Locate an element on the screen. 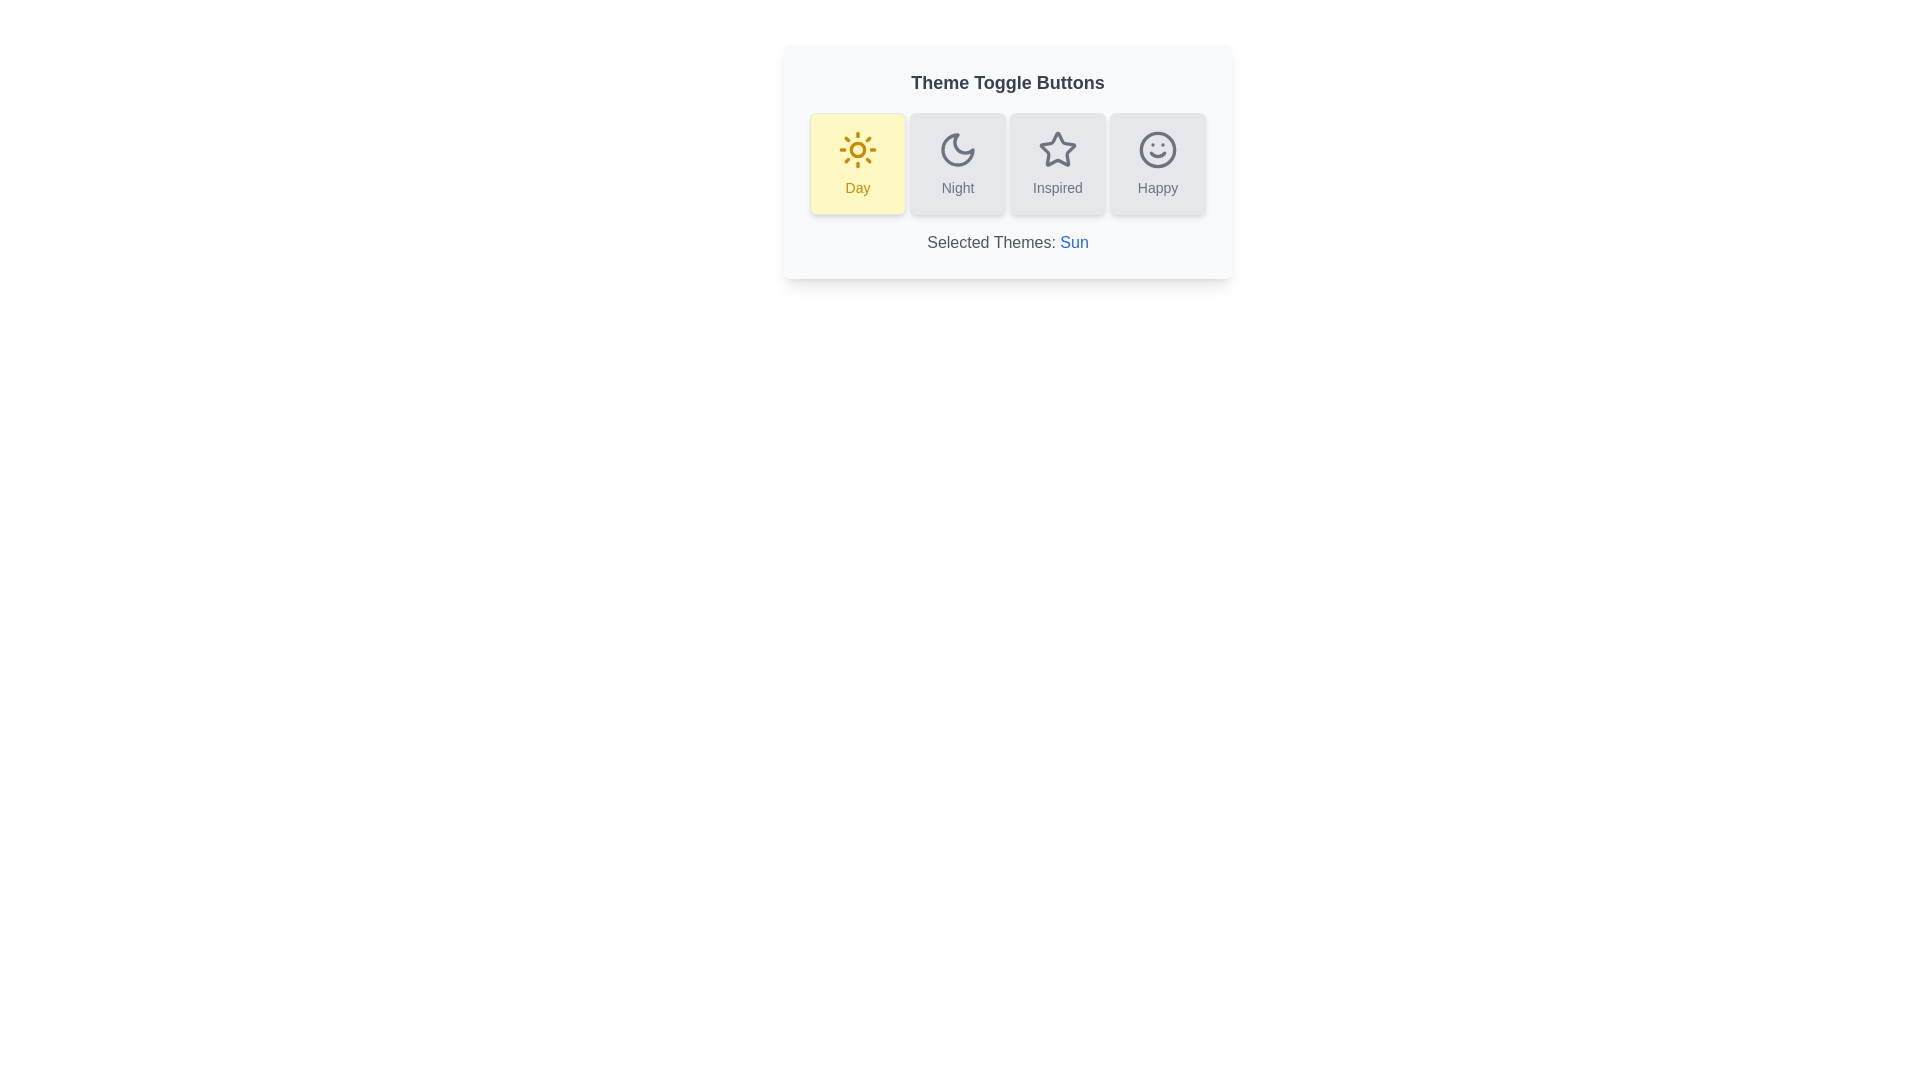 This screenshot has height=1080, width=1920. the circular shape that forms the primary outline of the smiley face icon within the 'Happy' theme toggle button is located at coordinates (1157, 149).